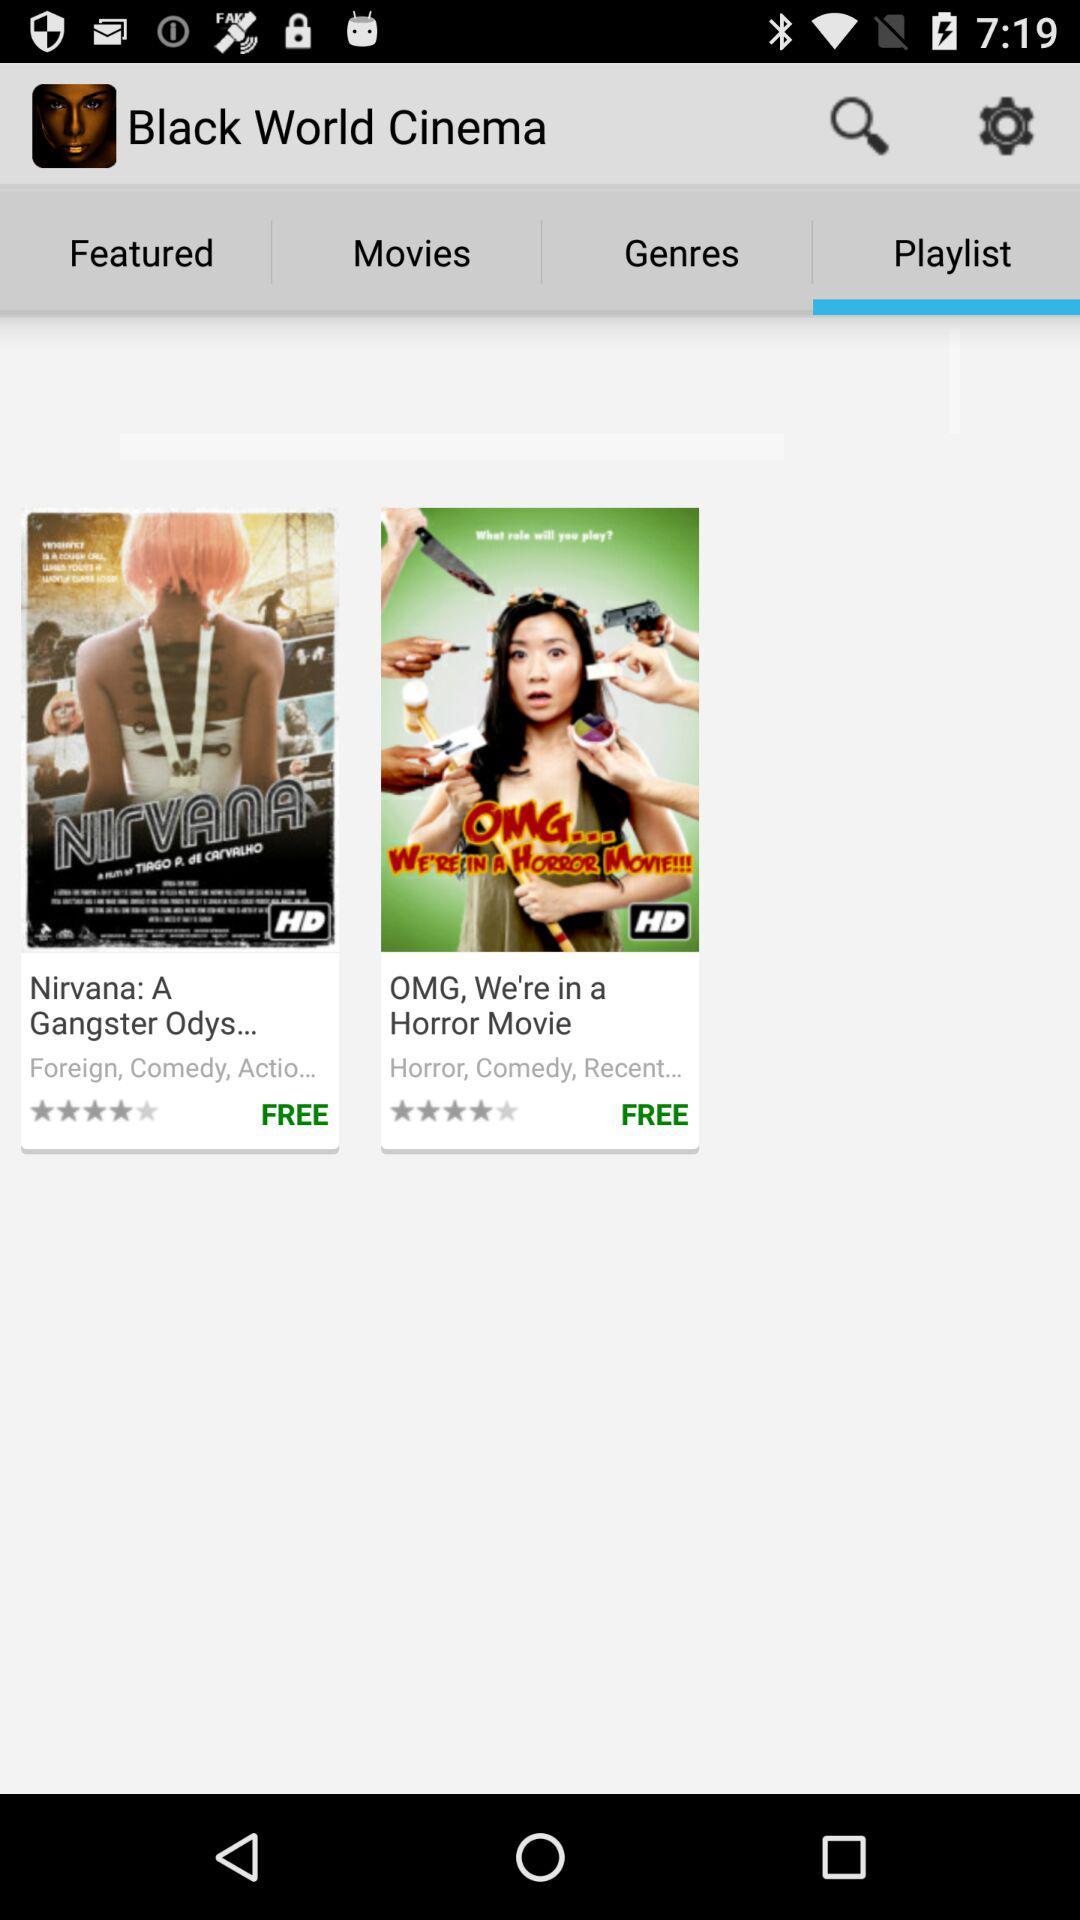  Describe the element at coordinates (858, 124) in the screenshot. I see `the icon next to the black world cinema` at that location.